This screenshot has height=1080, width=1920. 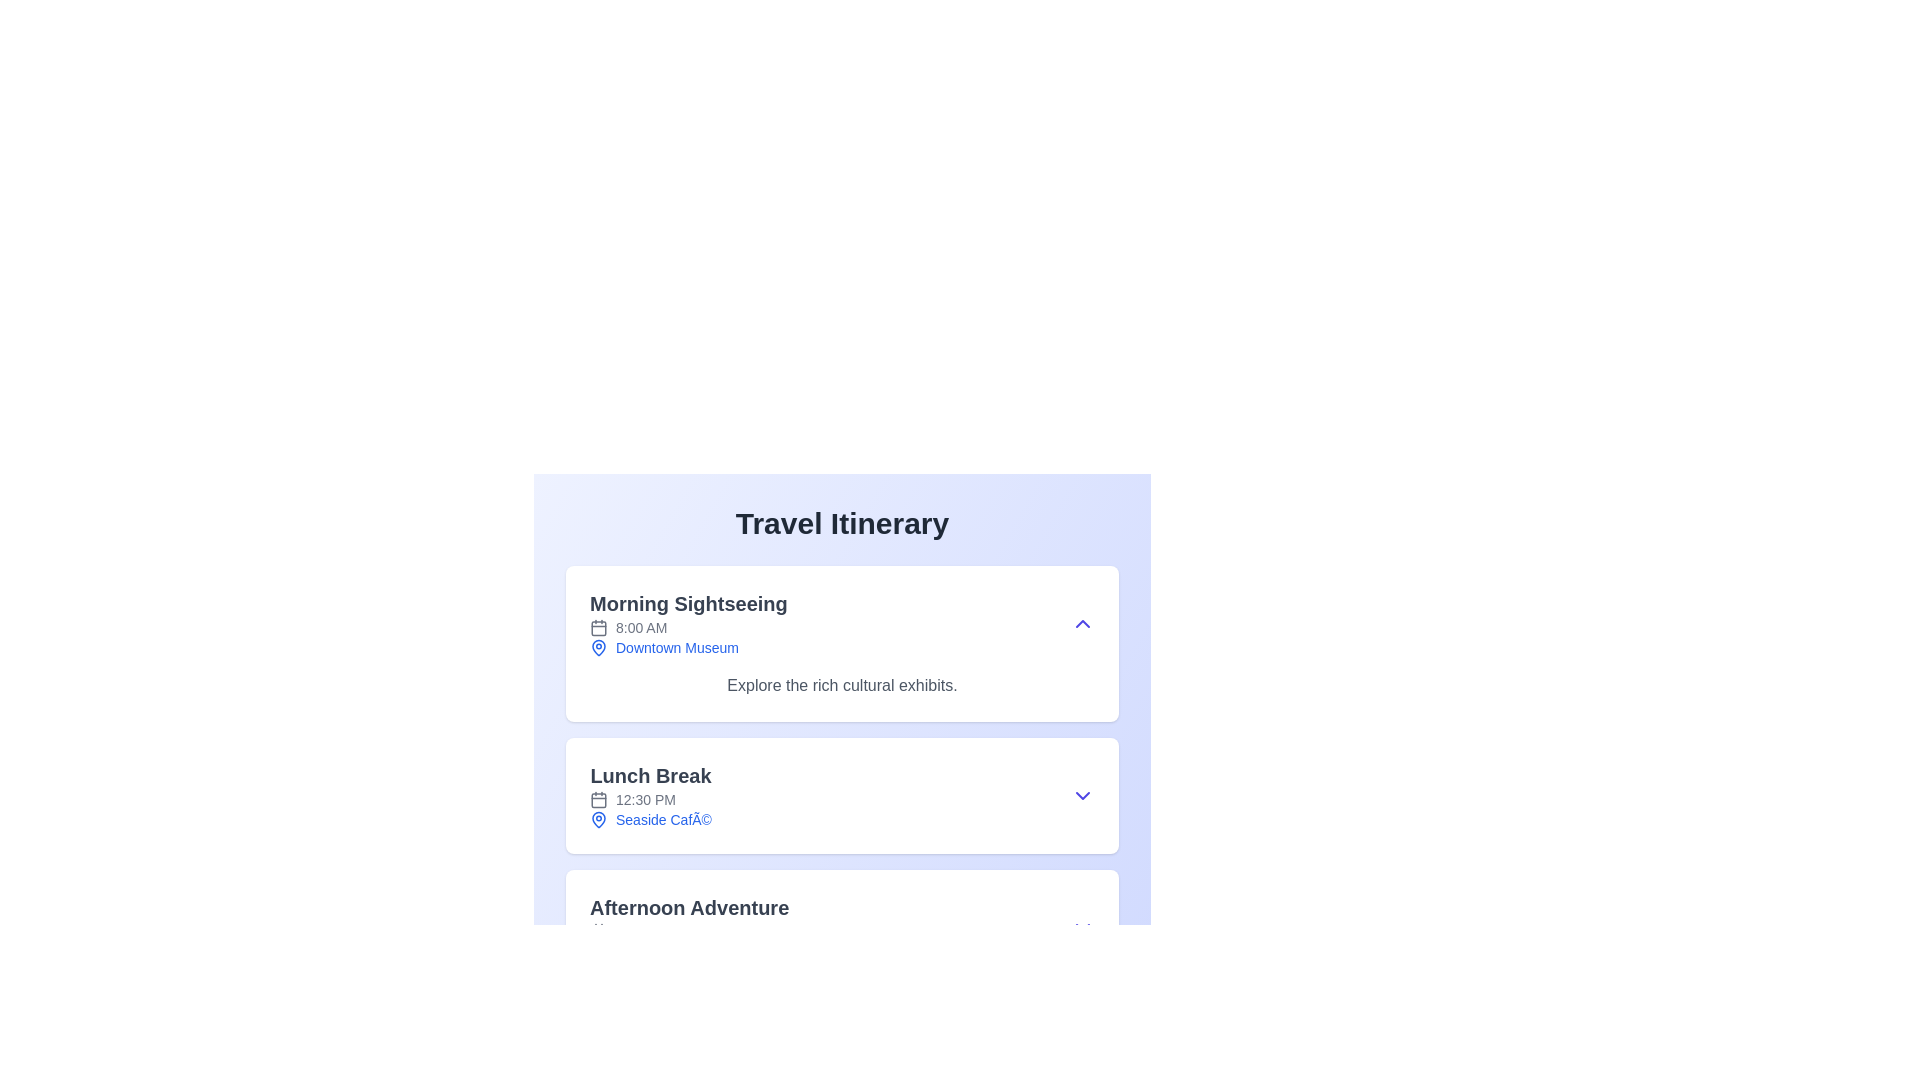 What do you see at coordinates (598, 648) in the screenshot?
I see `the icon that indicates a location related to the text label 'Downtown Museum', which is the leftmost component in a horizontal group of elements` at bounding box center [598, 648].